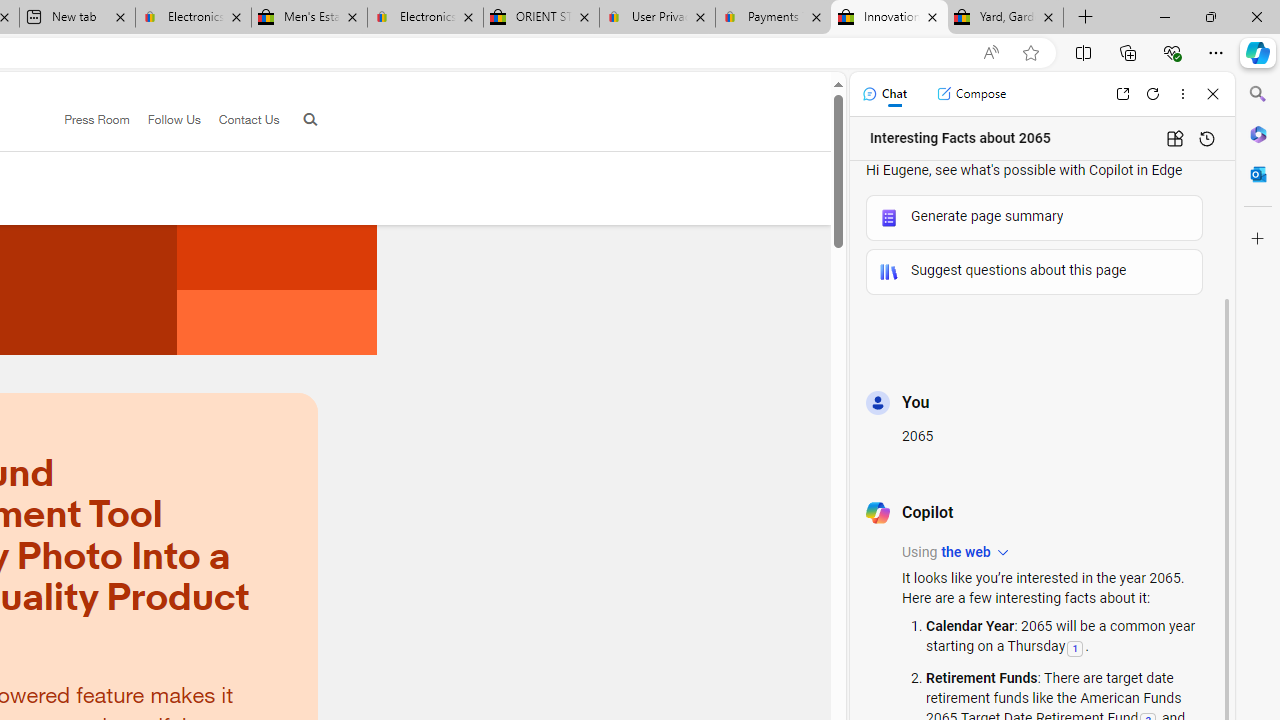 This screenshot has width=1280, height=720. Describe the element at coordinates (971, 93) in the screenshot. I see `'Compose'` at that location.